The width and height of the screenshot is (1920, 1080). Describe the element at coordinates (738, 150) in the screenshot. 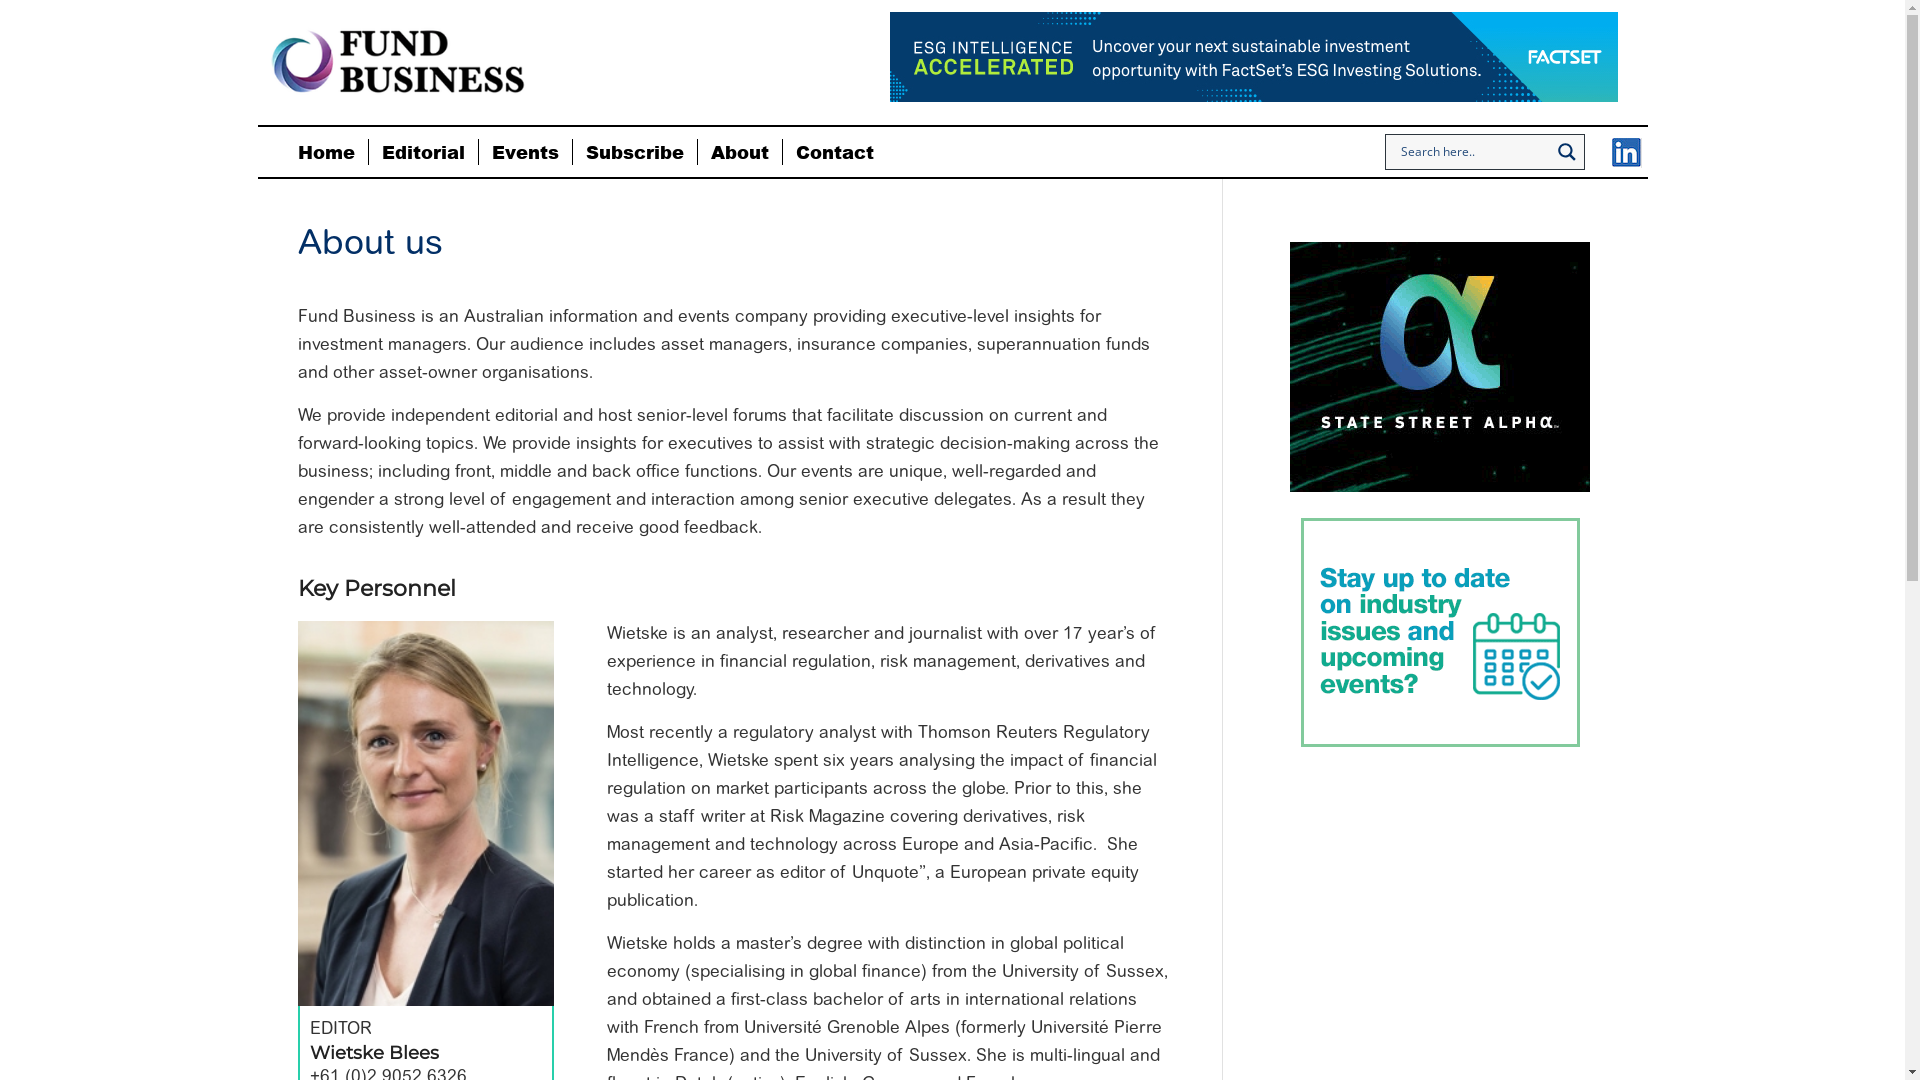

I see `'About'` at that location.